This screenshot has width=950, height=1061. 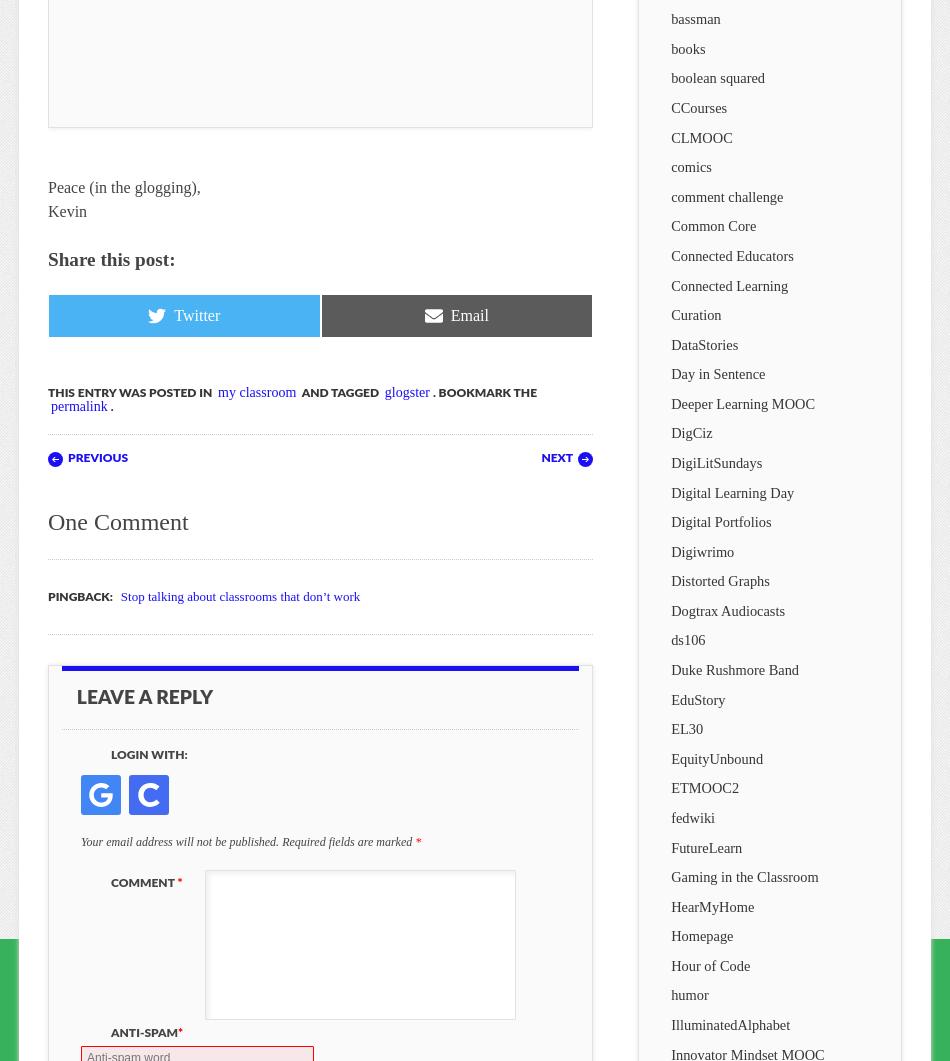 I want to click on 'Required fields are marked', so click(x=347, y=840).